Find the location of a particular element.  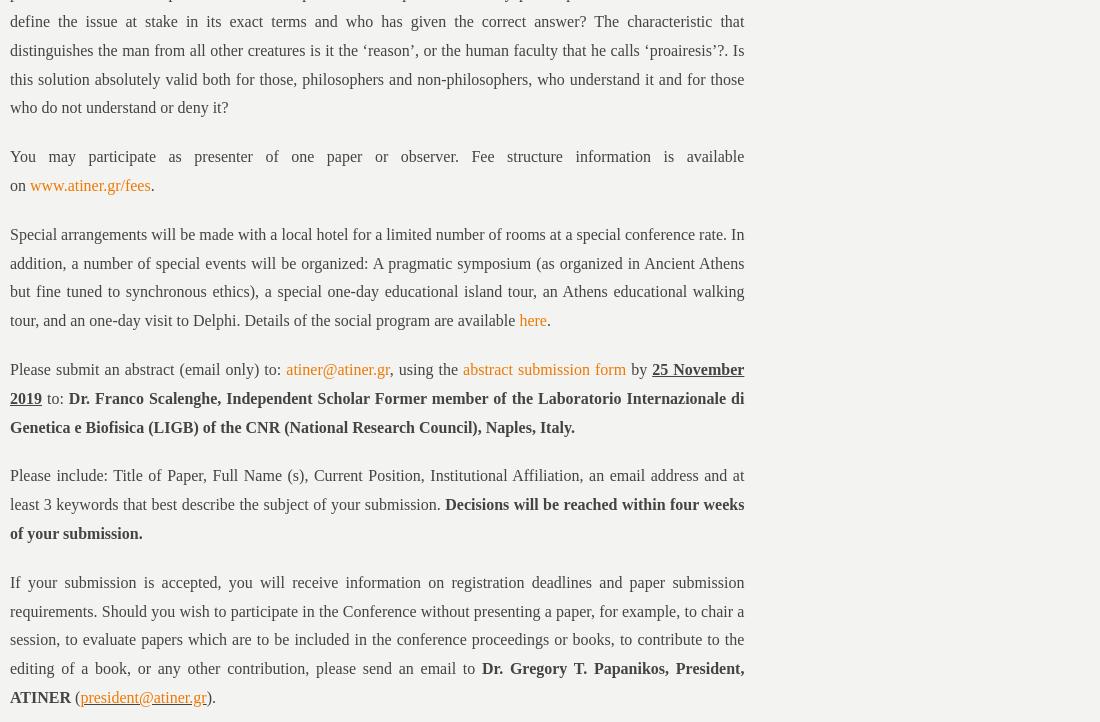

'Decisions will be reached within four weeks of your submission.' is located at coordinates (9, 518).